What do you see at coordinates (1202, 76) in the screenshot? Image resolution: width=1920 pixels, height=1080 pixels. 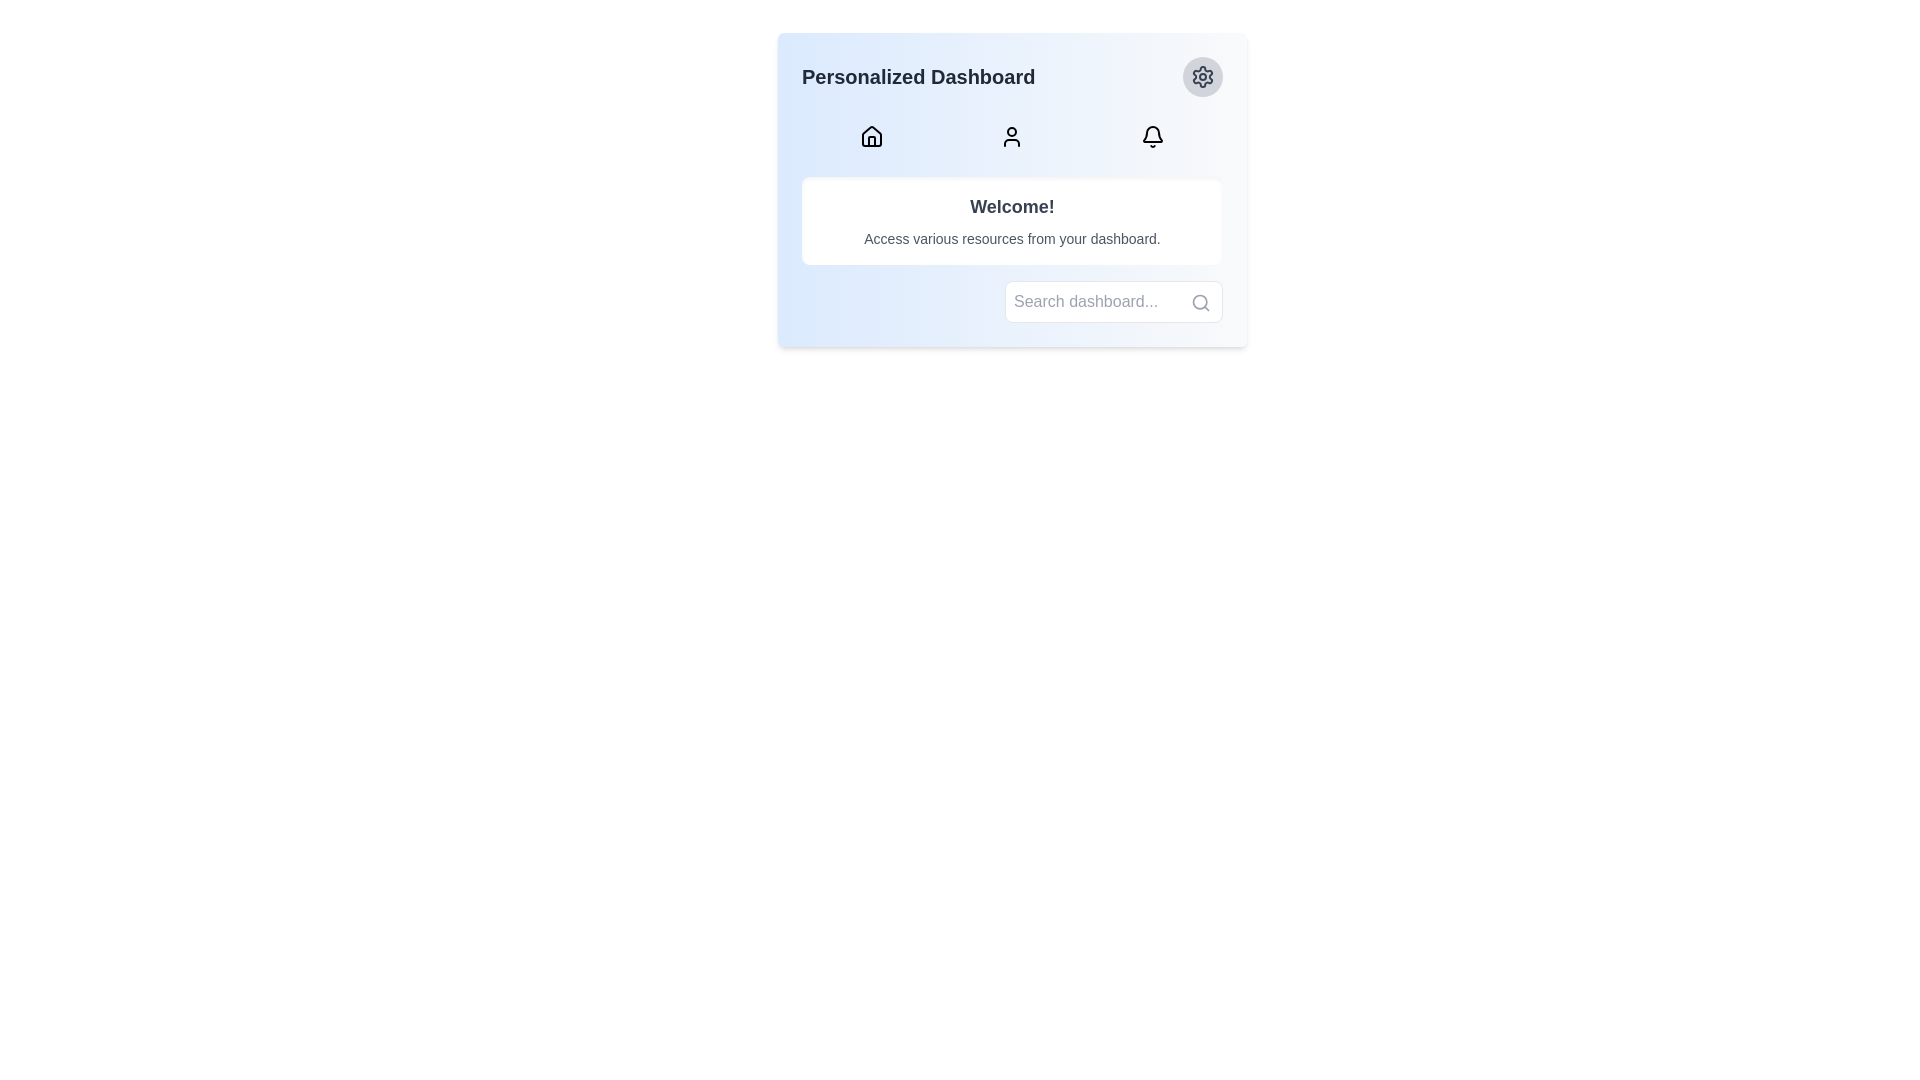 I see `the settings icon located at the top-right corner of the 'Personalized Dashboard' card section` at bounding box center [1202, 76].